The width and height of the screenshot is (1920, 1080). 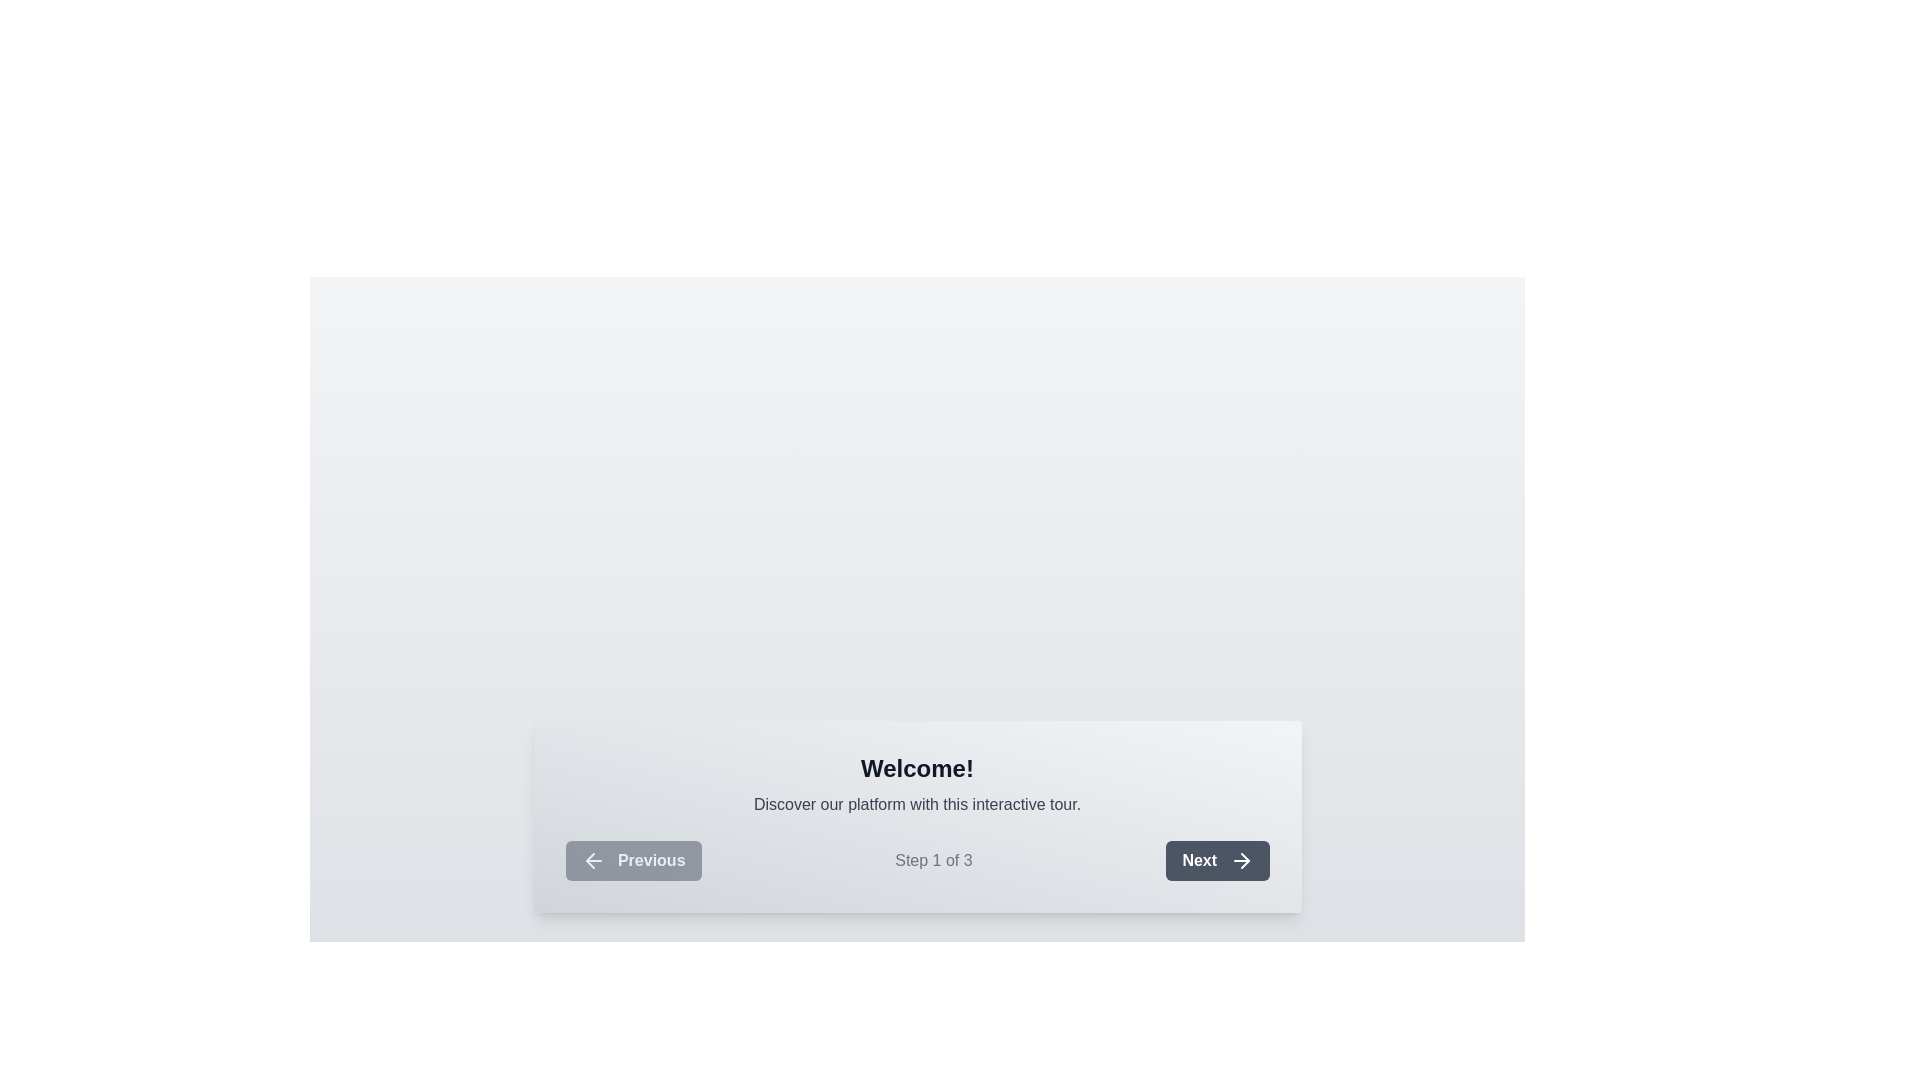 I want to click on the 'Next' button with bold white text on a dark gray background, so click(x=1216, y=859).